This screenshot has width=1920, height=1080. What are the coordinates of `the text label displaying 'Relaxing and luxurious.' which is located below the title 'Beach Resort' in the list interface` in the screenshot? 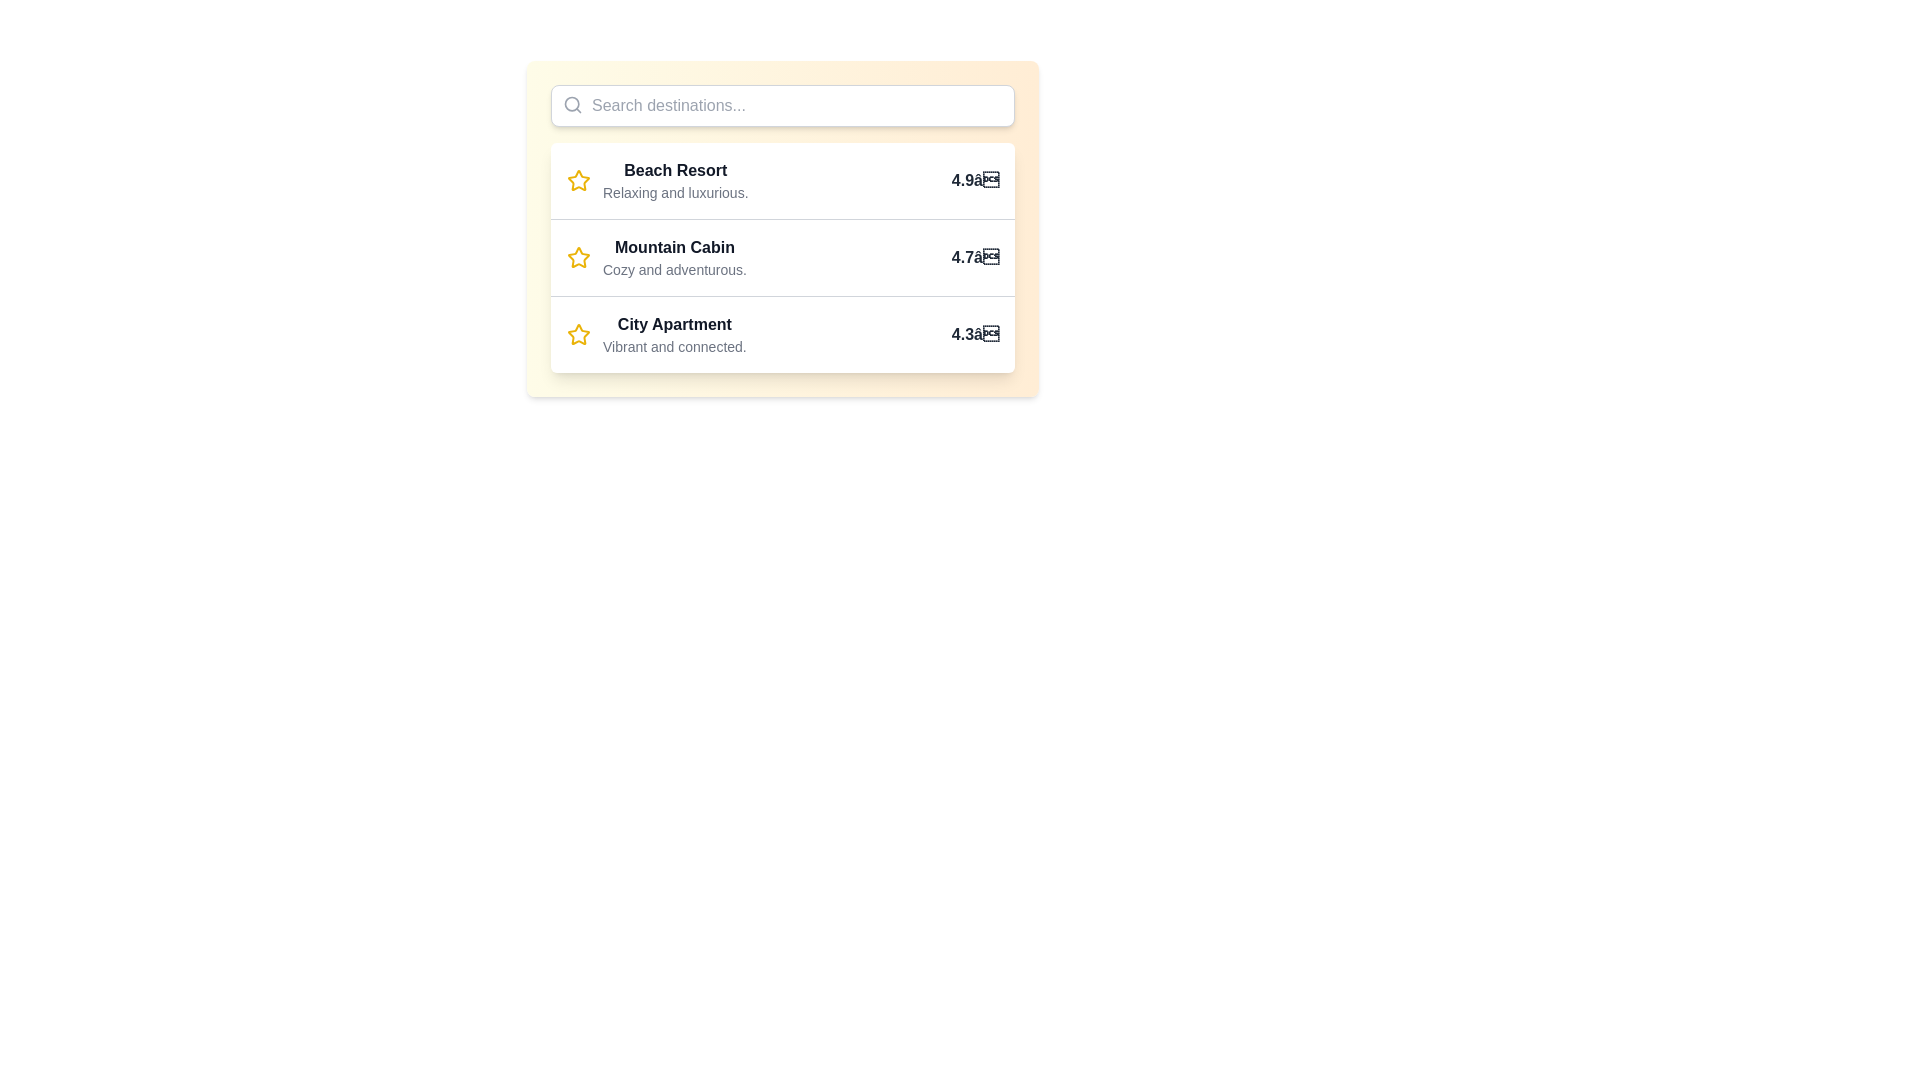 It's located at (675, 192).